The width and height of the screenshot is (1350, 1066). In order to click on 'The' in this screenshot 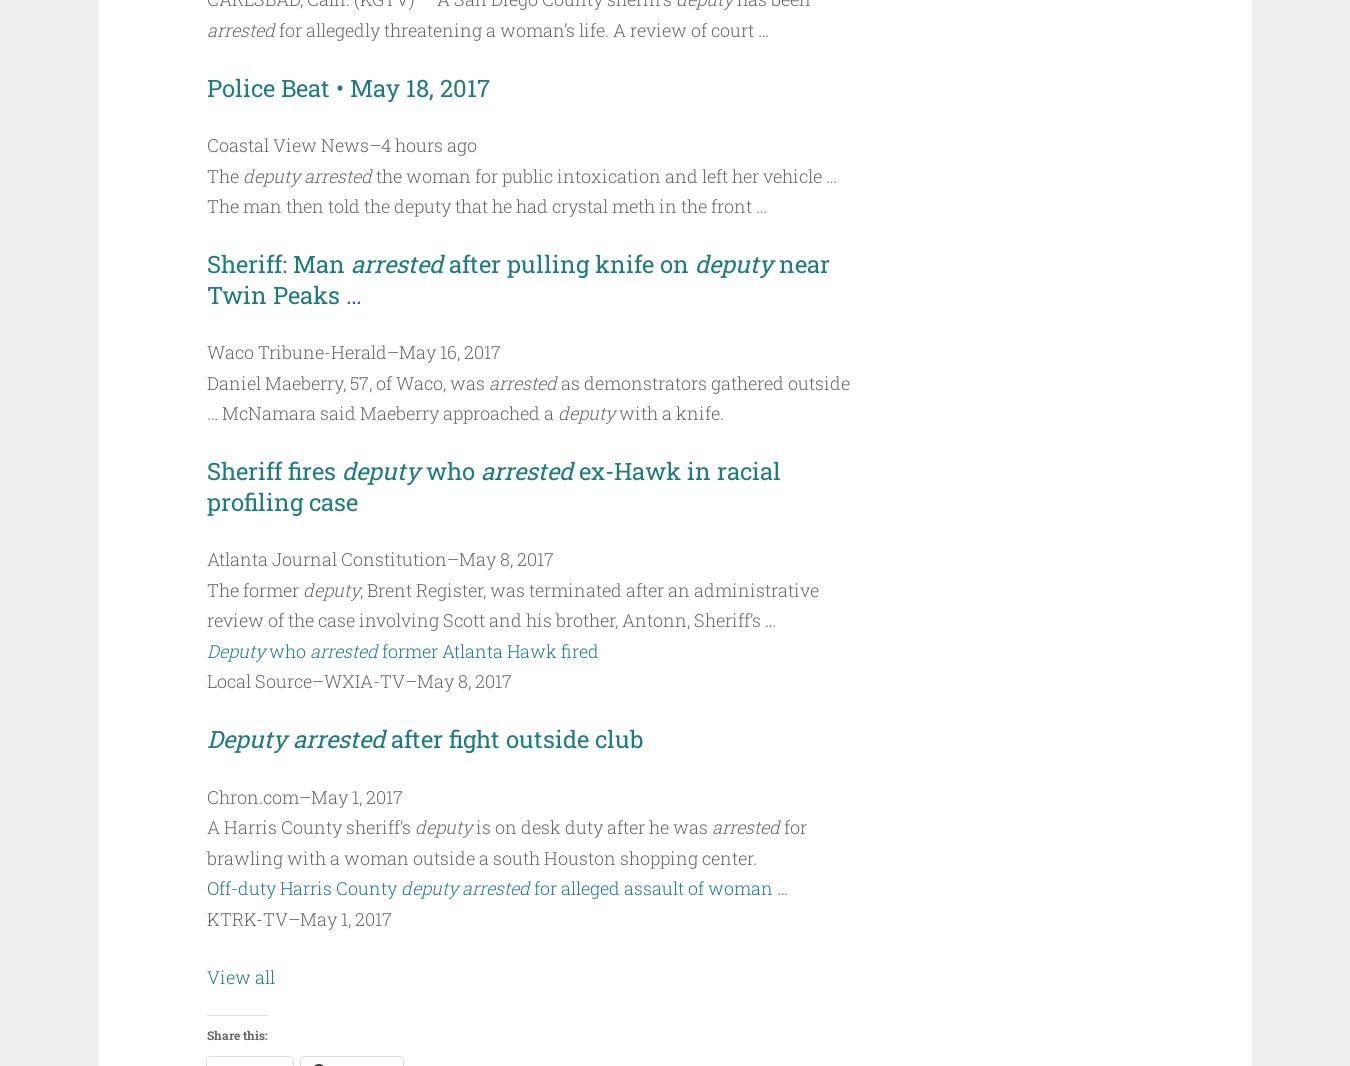, I will do `click(223, 174)`.